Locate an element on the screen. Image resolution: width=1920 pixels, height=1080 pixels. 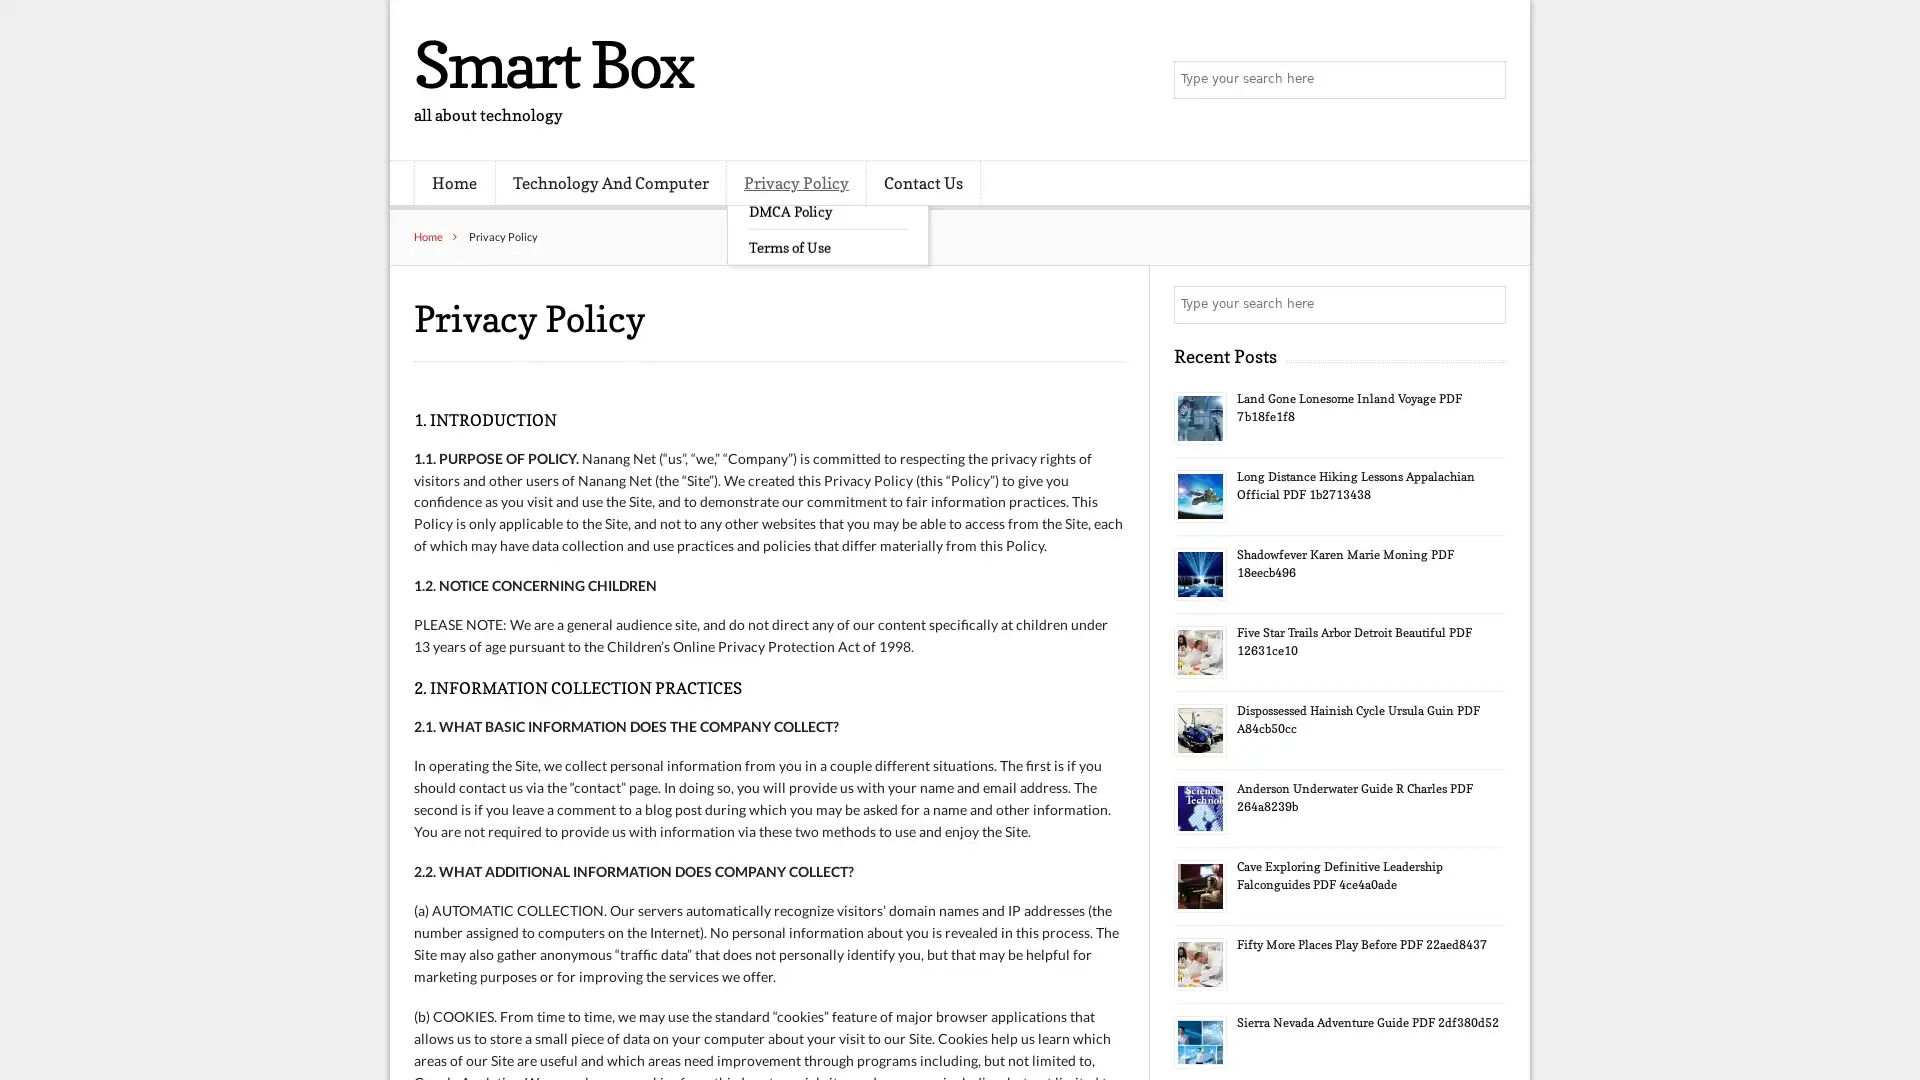
Search is located at coordinates (1485, 80).